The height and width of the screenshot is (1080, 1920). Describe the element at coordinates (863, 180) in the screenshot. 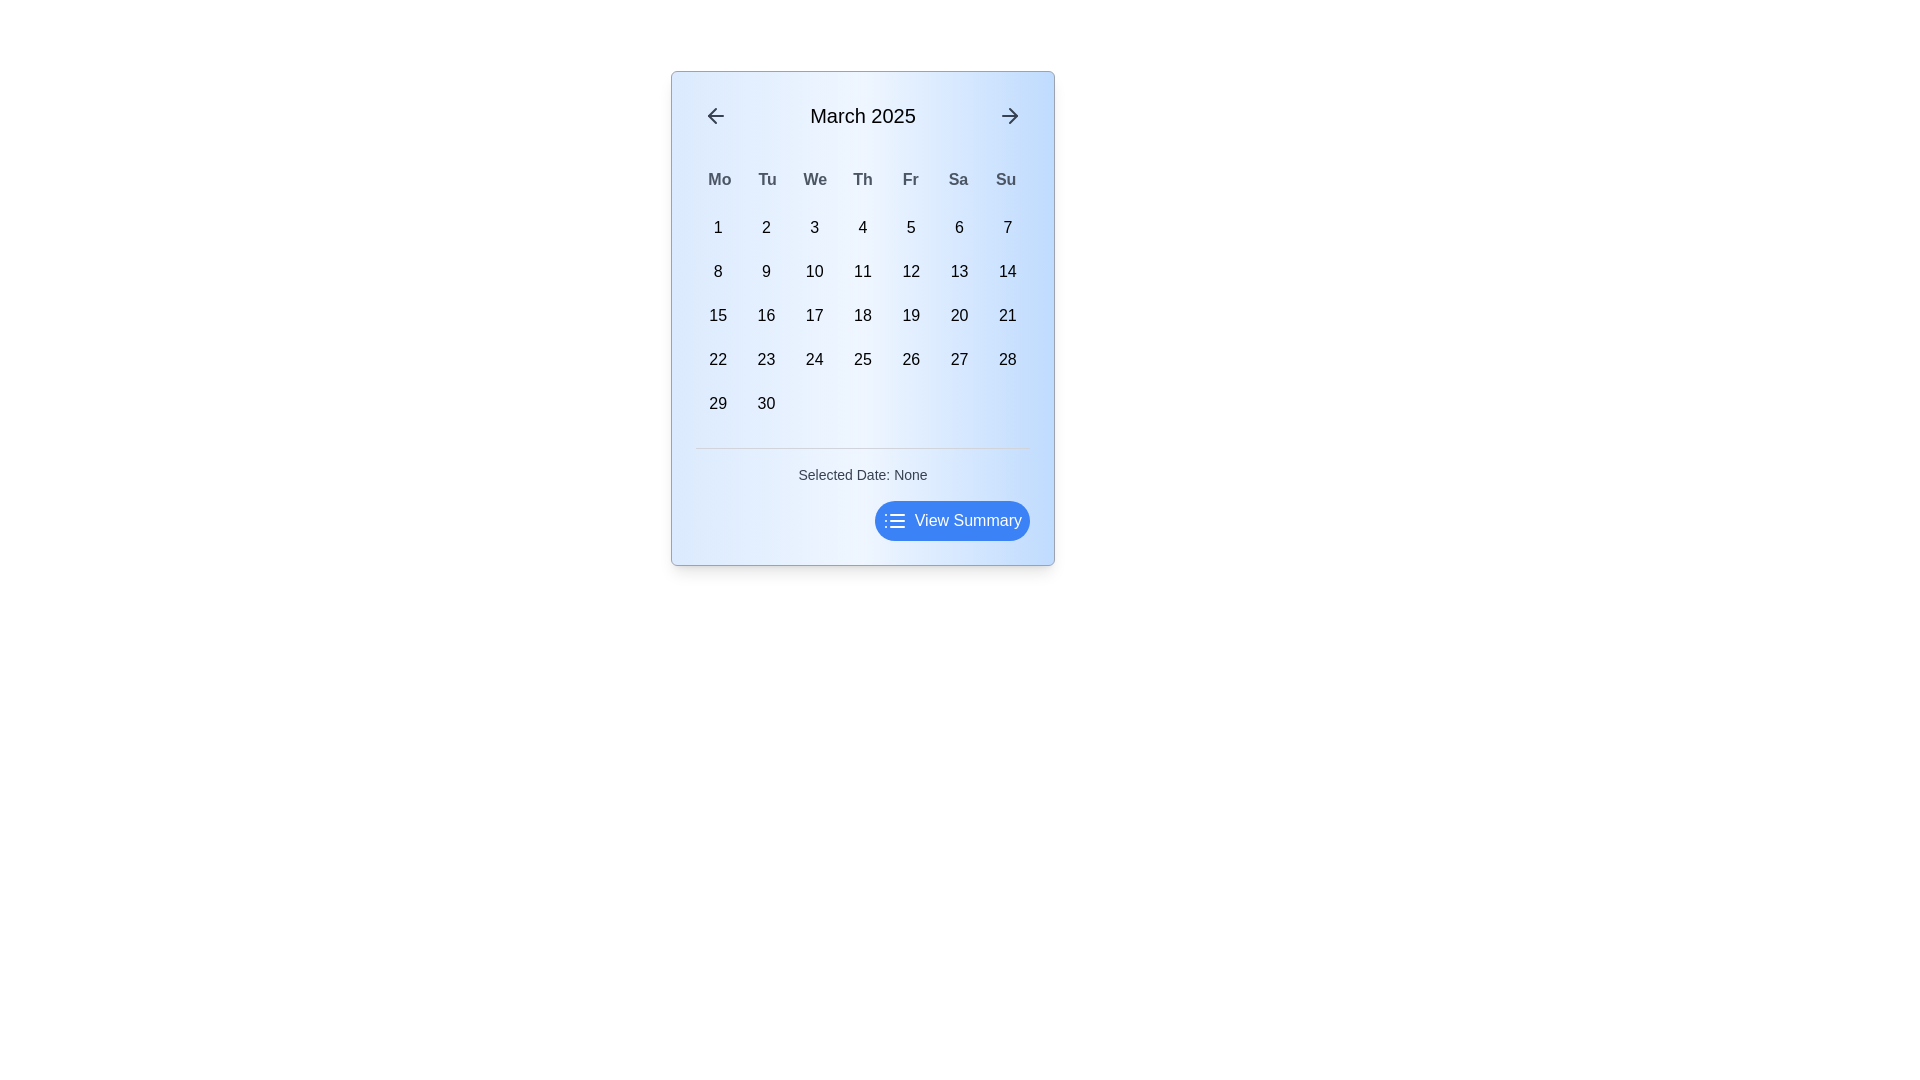

I see `the static text label marking 'Th' for Thursday in the weekly calendar header, which is positioned between 'We' and 'Fr'` at that location.